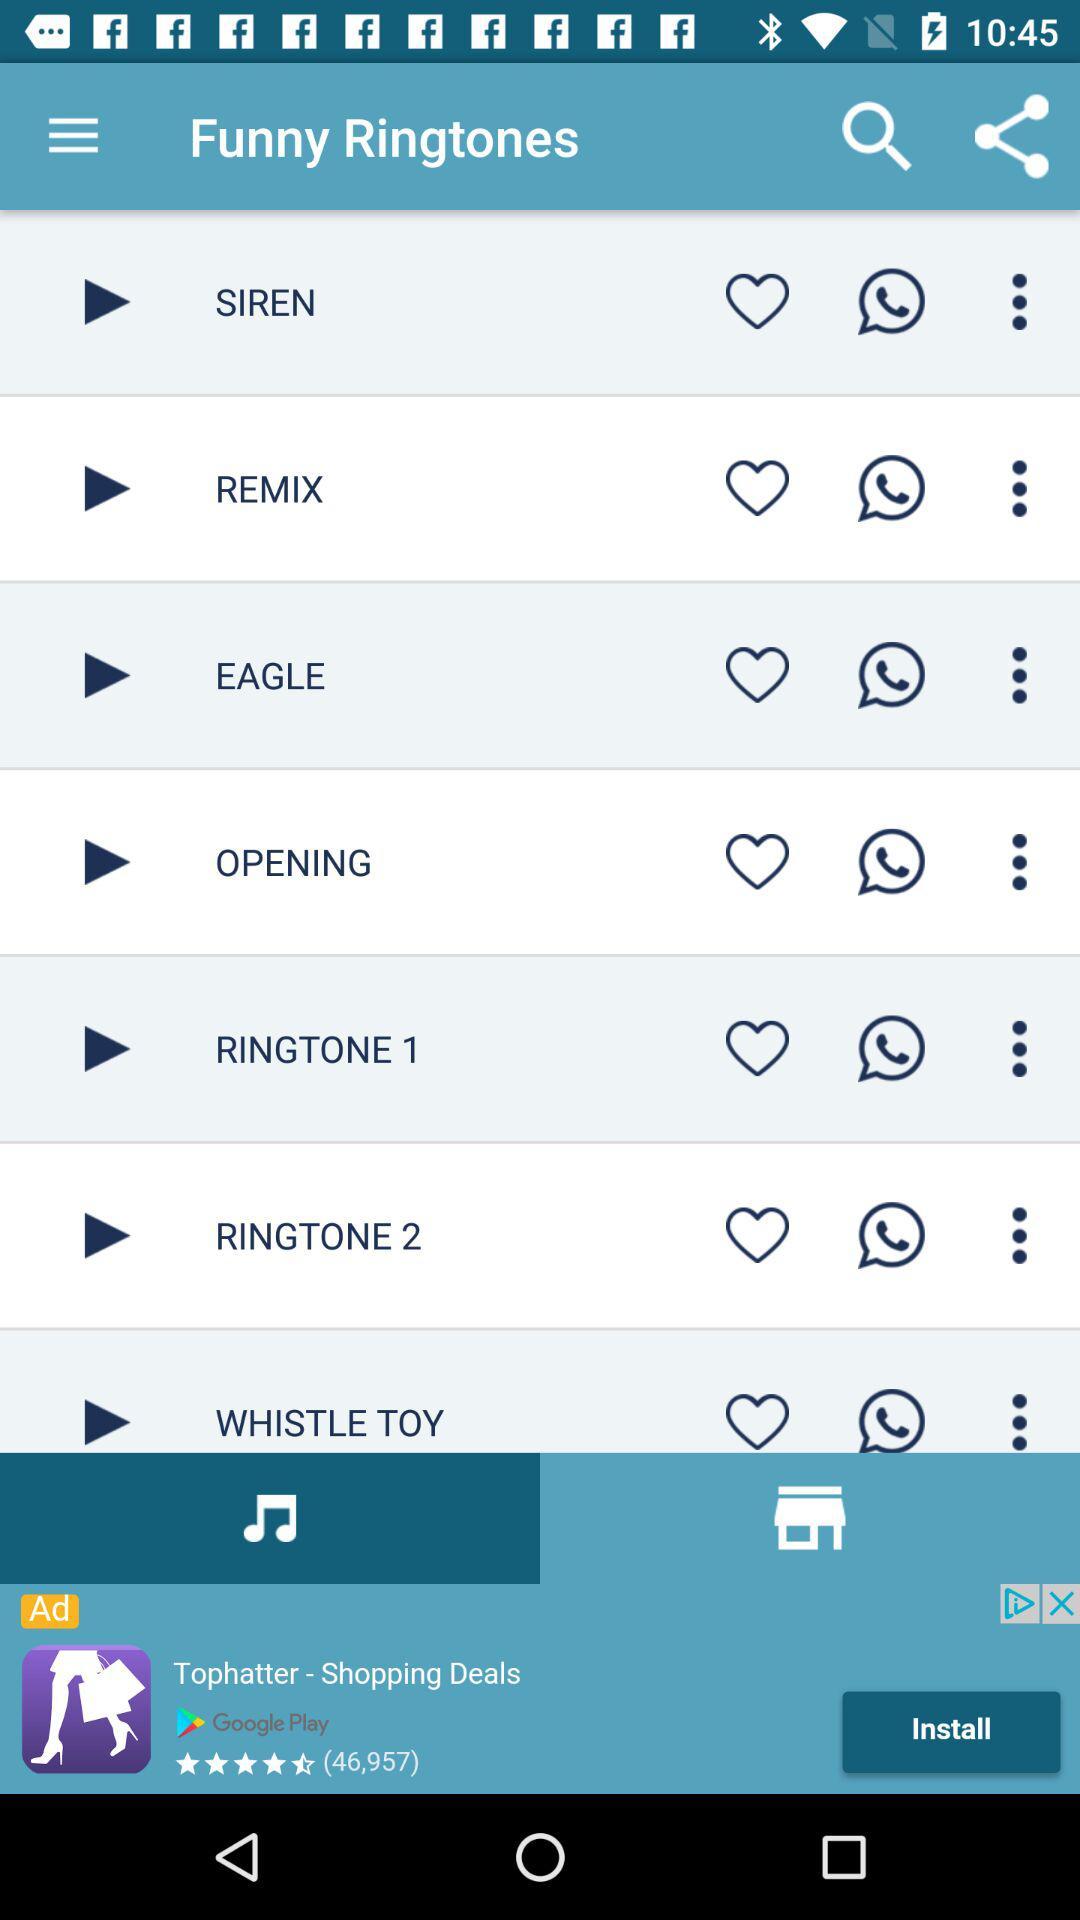 This screenshot has width=1080, height=1920. Describe the element at coordinates (540, 1688) in the screenshot. I see `advertisement page` at that location.